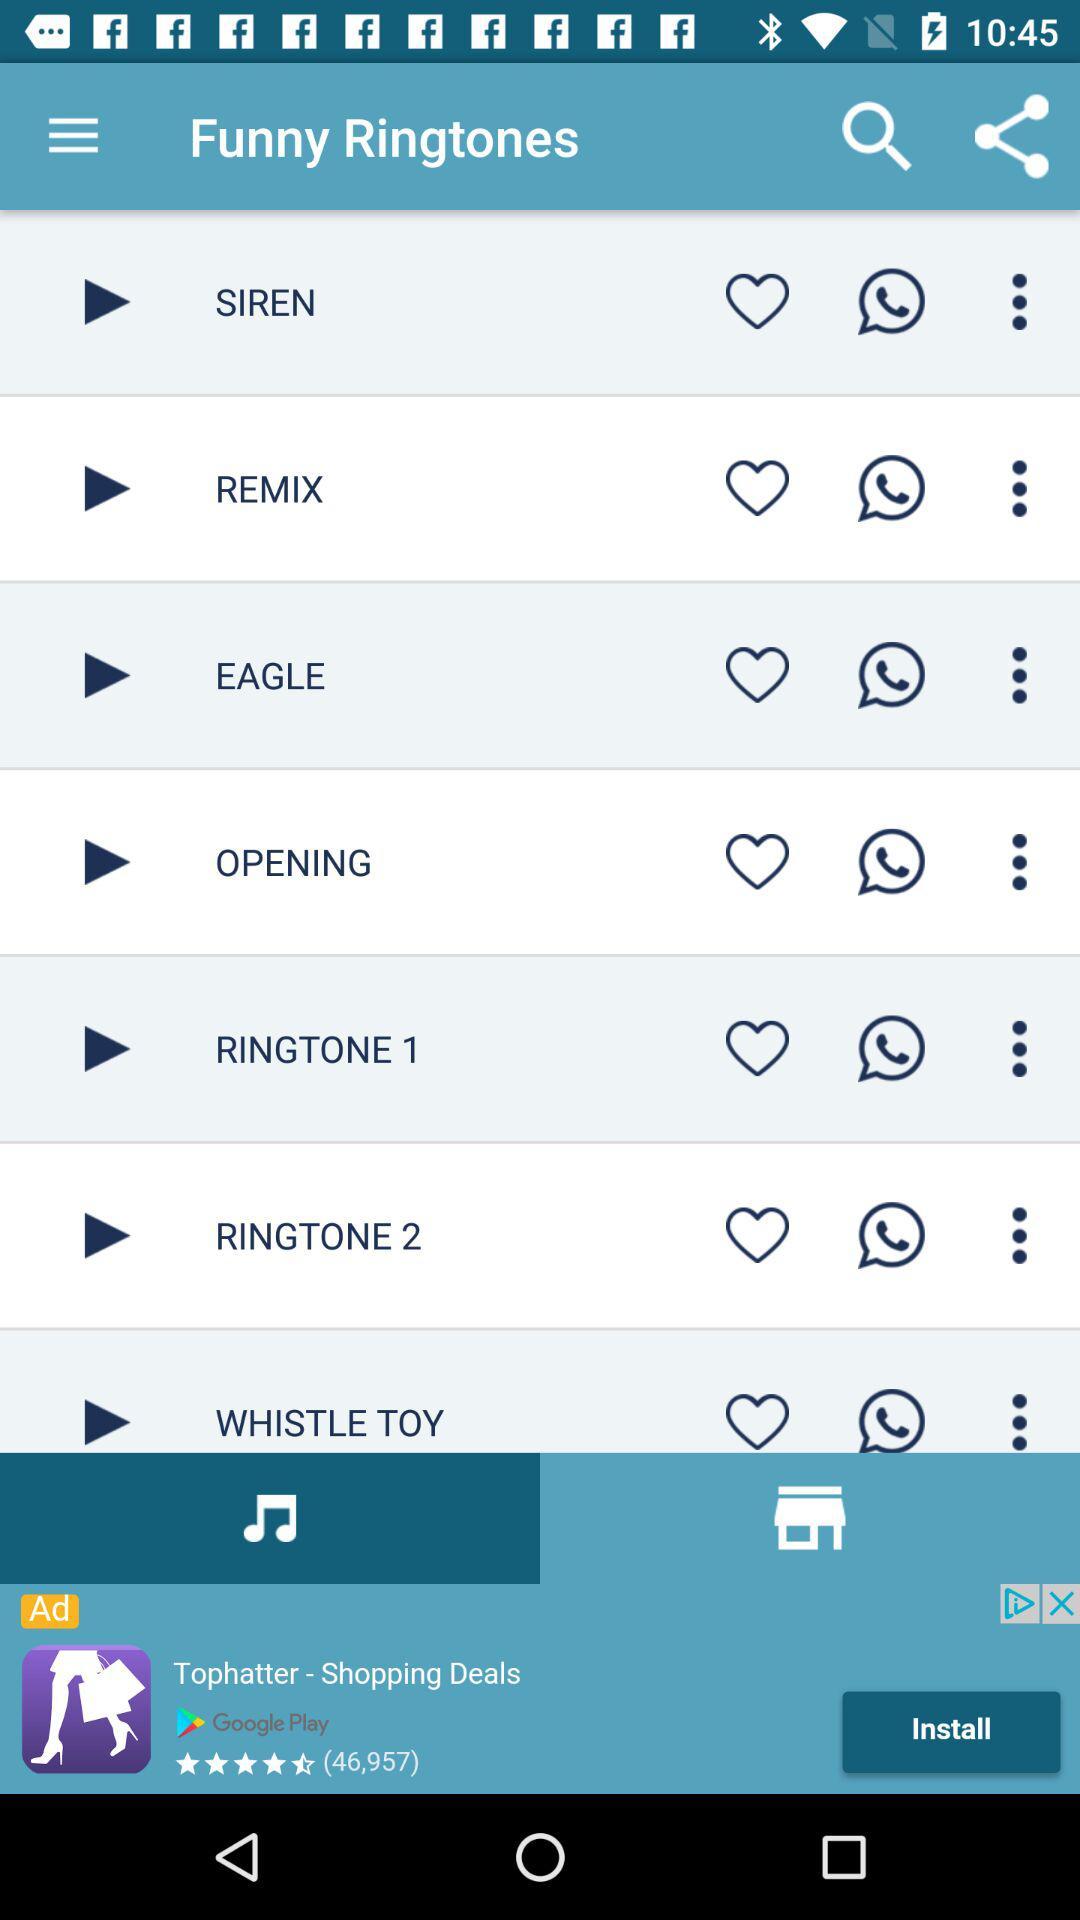 This screenshot has width=1080, height=1920. Describe the element at coordinates (540, 1688) in the screenshot. I see `advertisement page` at that location.